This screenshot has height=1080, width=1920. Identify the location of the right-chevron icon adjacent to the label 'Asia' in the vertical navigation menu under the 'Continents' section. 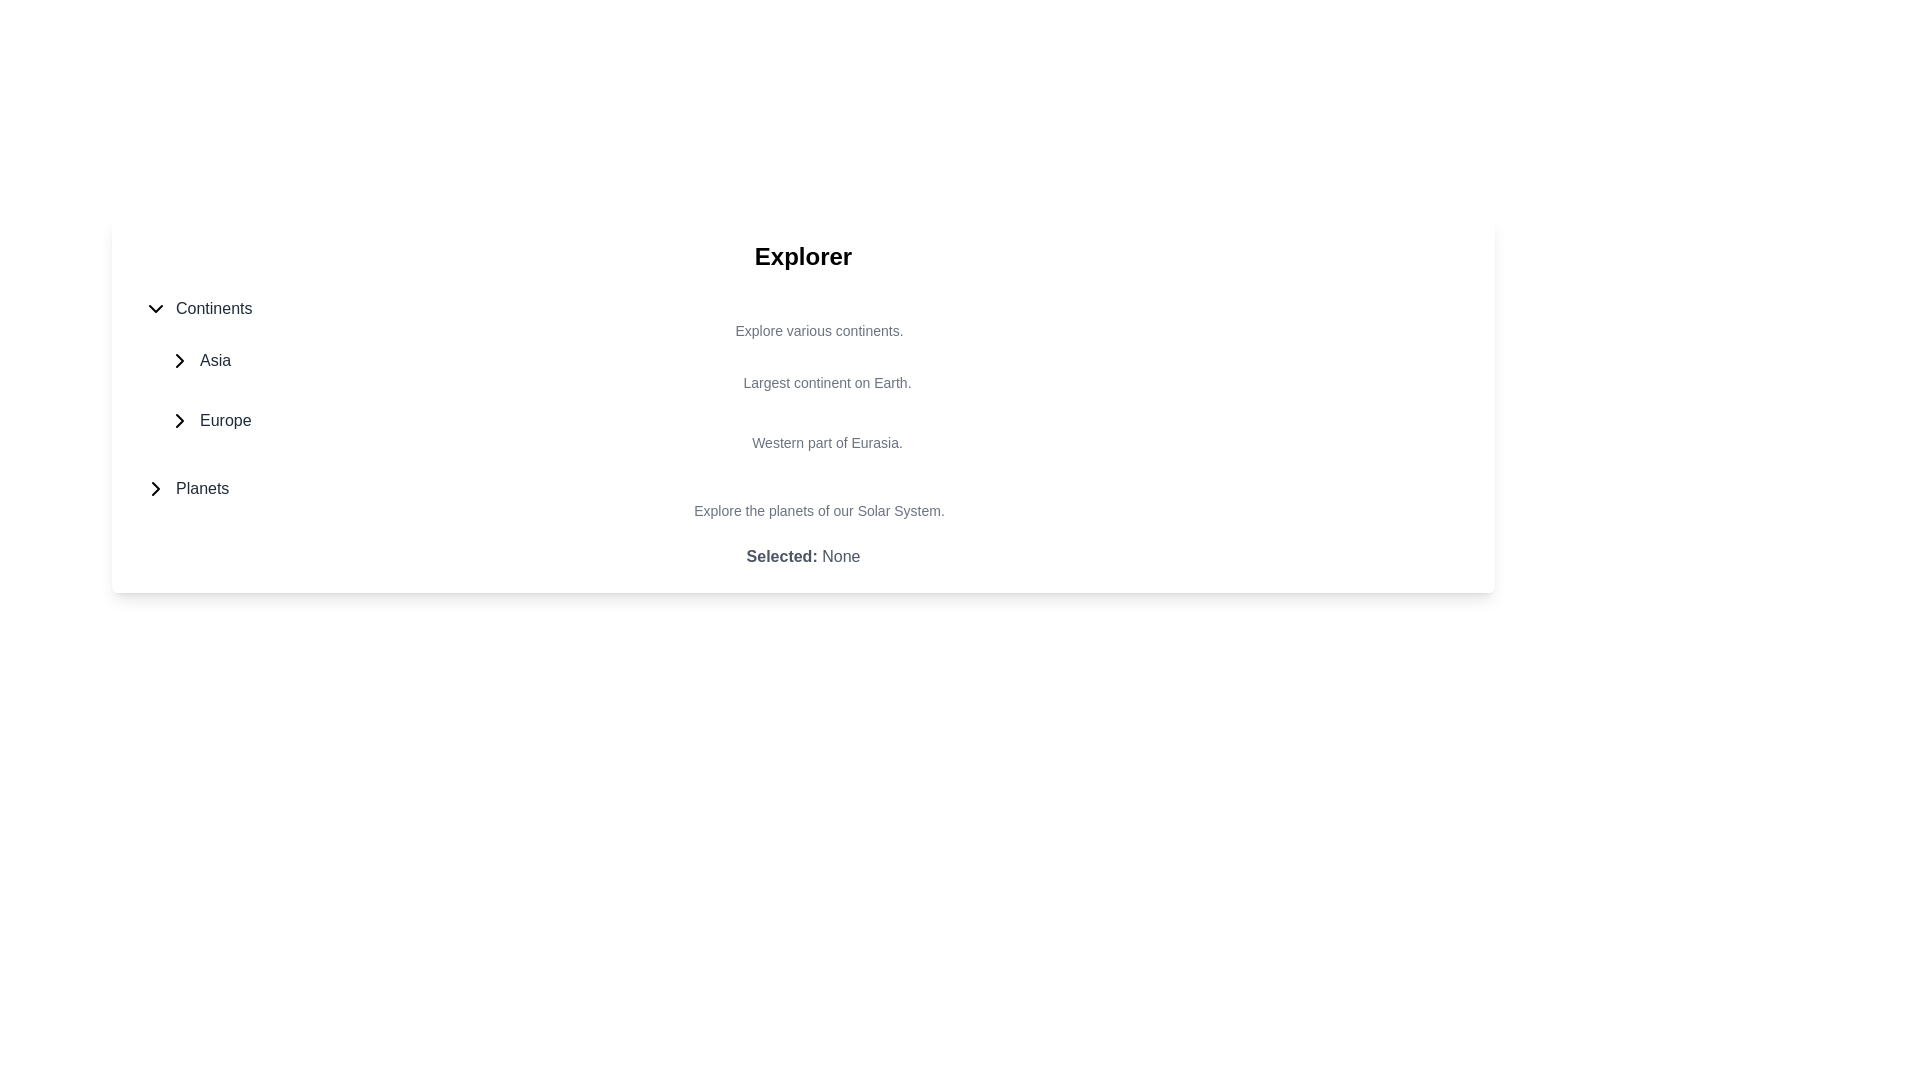
(180, 361).